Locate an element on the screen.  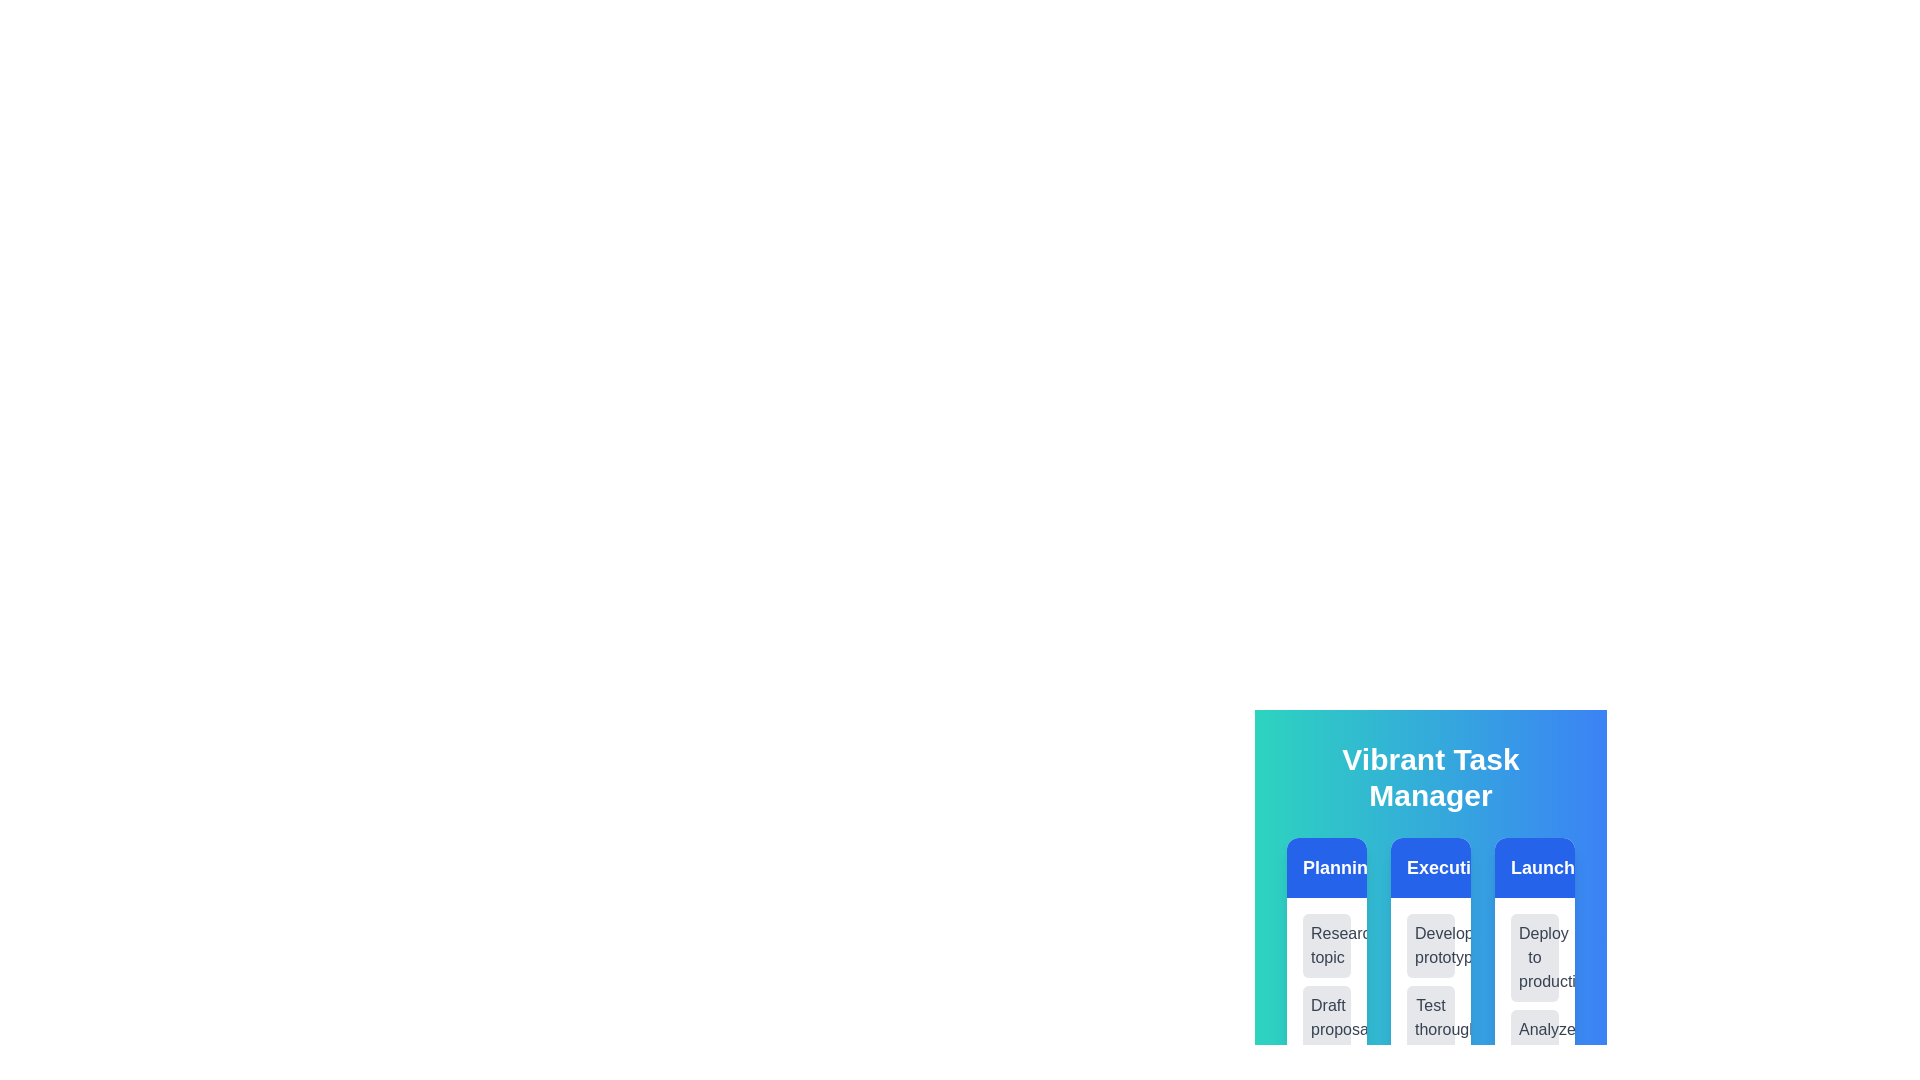
the text label indicating a task or phase within the 'Planning' category in the 'Vibrant Task Manager', located below the 'Research topic' entry is located at coordinates (1326, 1018).